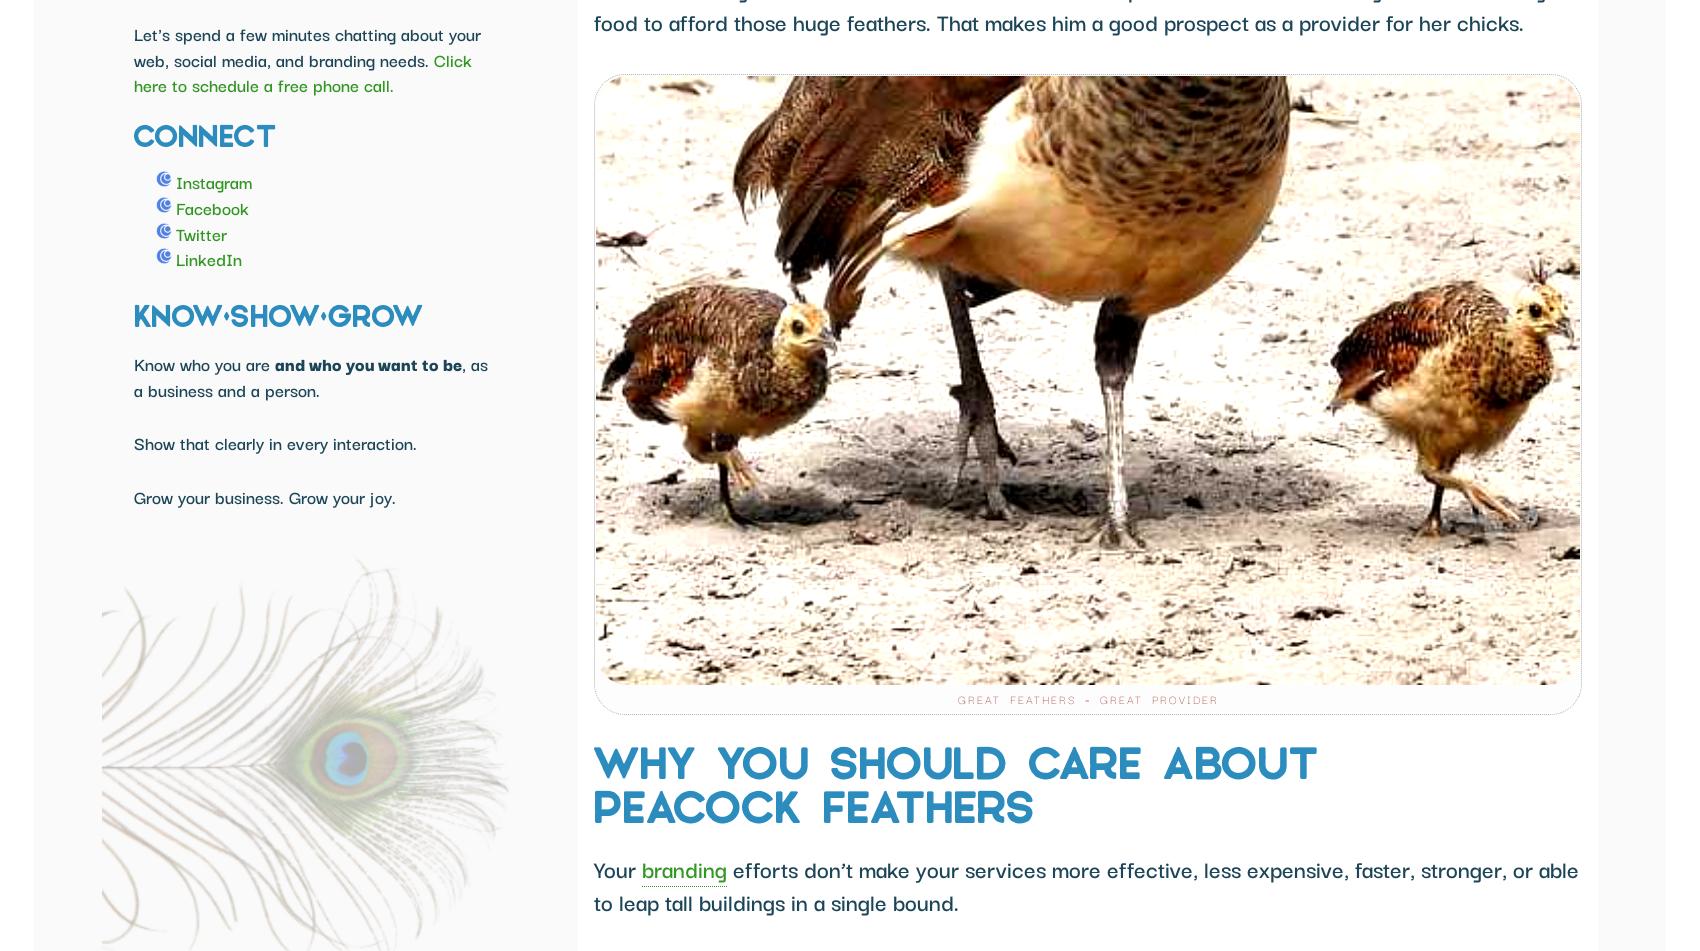 The width and height of the screenshot is (1700, 951). I want to click on ', as a business and a person.', so click(310, 376).